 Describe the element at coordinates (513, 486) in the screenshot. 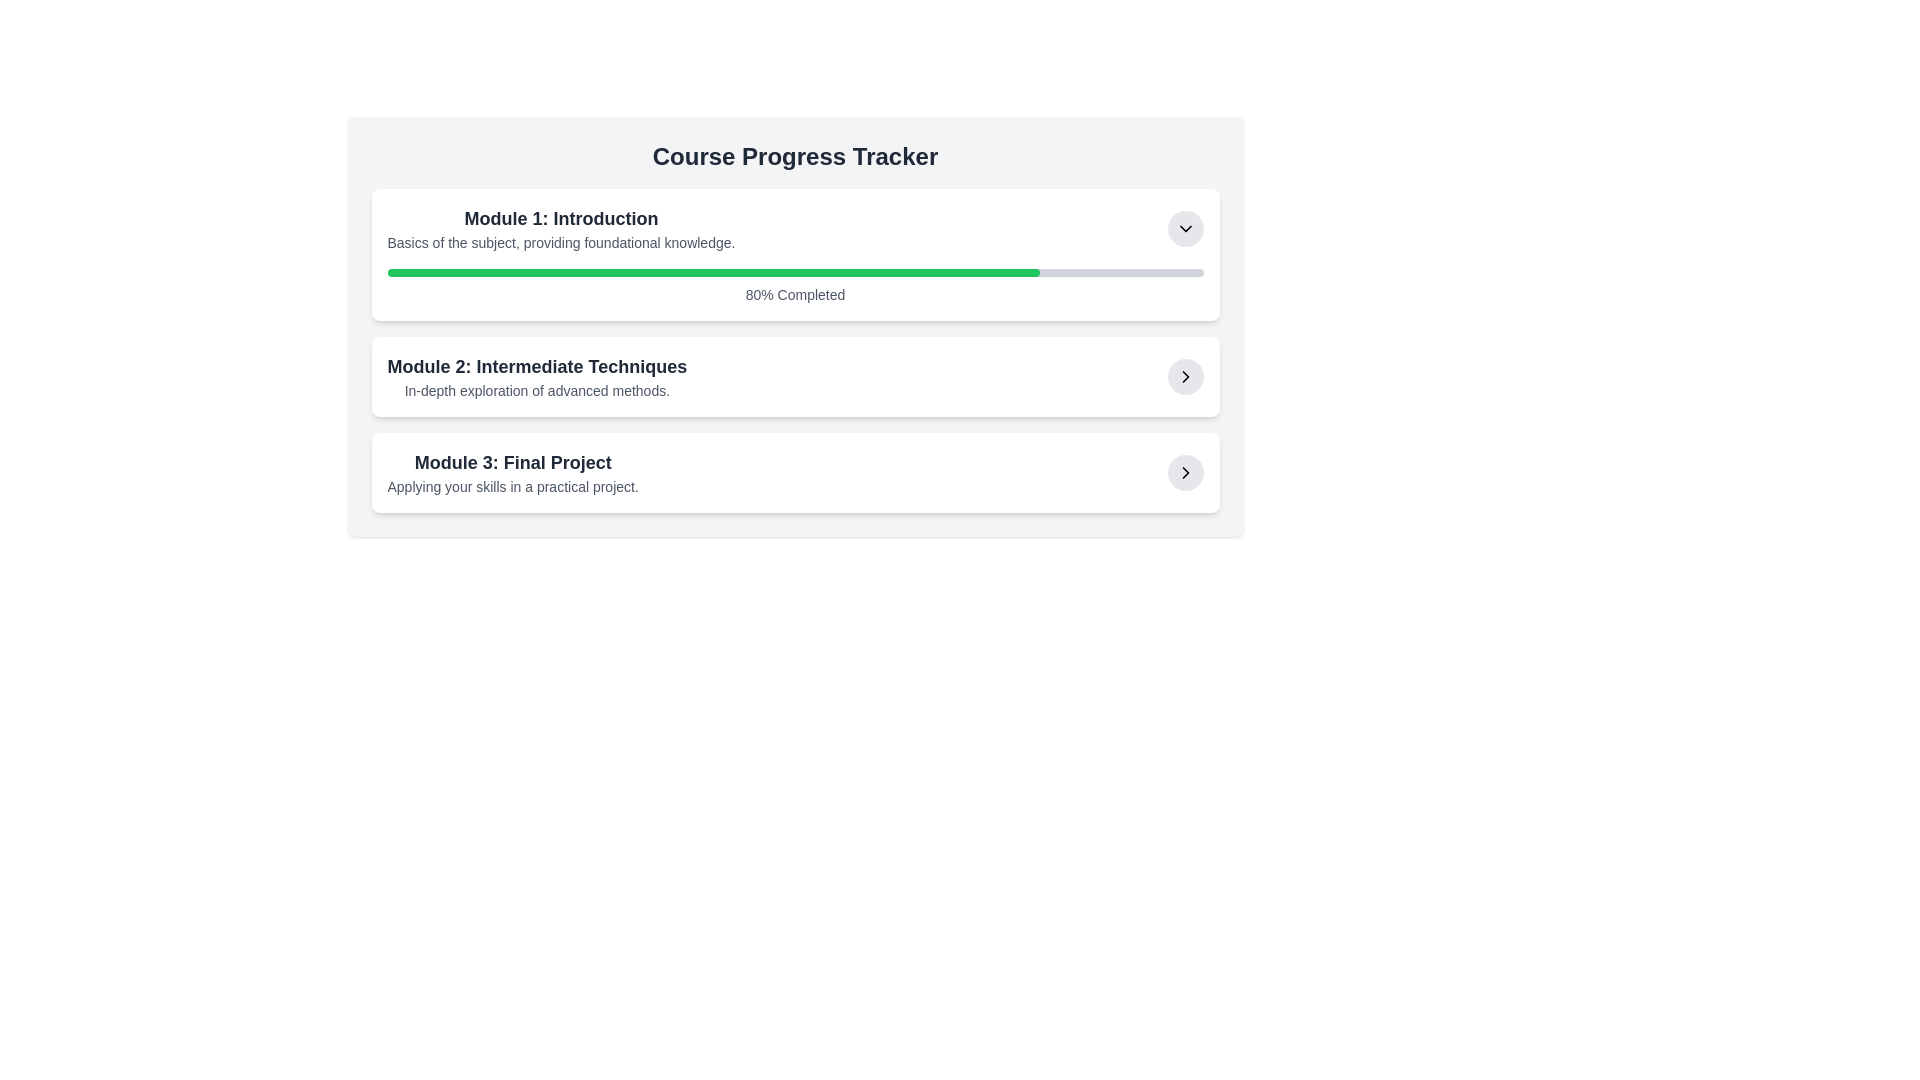

I see `the text label providing additional information about 'Module 3: Final Project', which is positioned directly below the main title of the module` at that location.